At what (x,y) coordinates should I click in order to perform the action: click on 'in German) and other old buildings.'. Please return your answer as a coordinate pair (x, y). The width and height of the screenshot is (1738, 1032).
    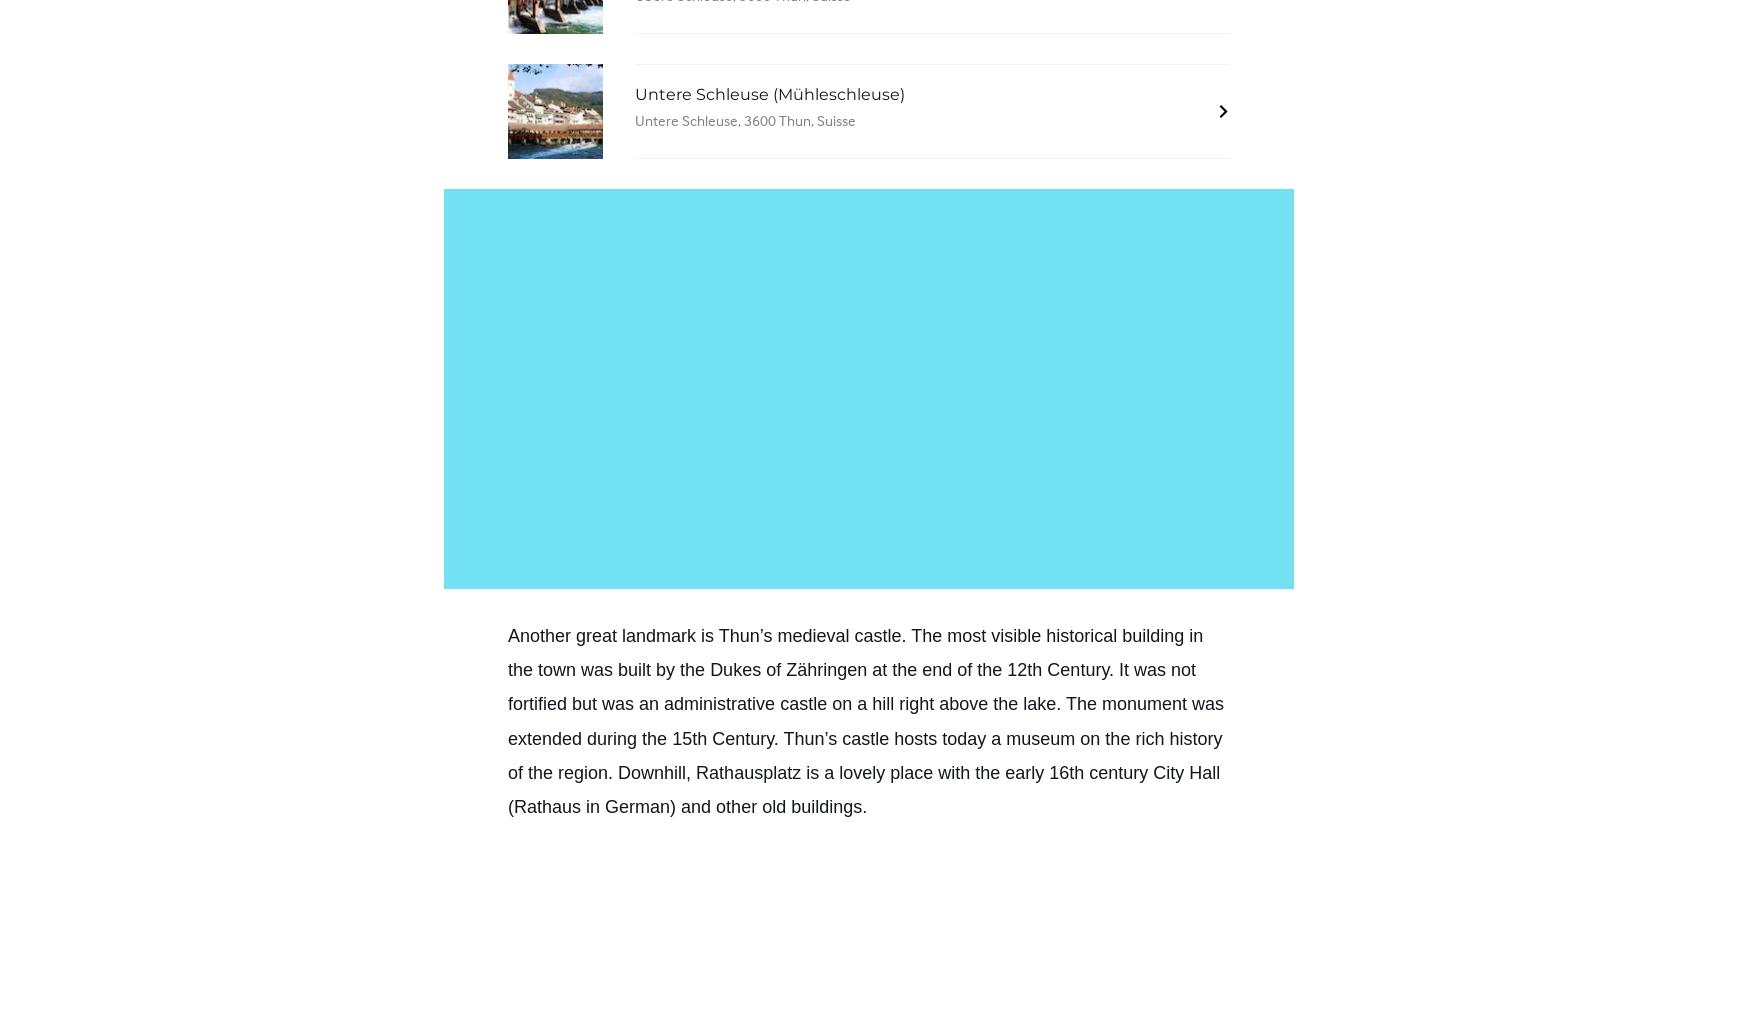
    Looking at the image, I should click on (581, 805).